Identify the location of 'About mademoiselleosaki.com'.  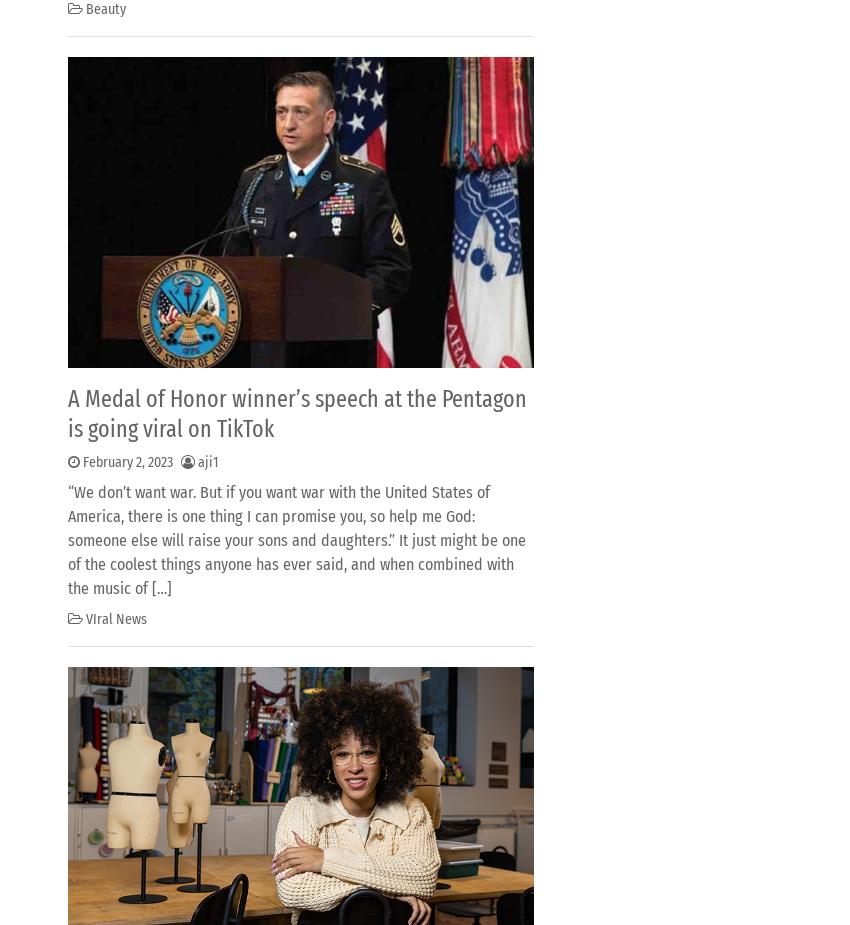
(183, 87).